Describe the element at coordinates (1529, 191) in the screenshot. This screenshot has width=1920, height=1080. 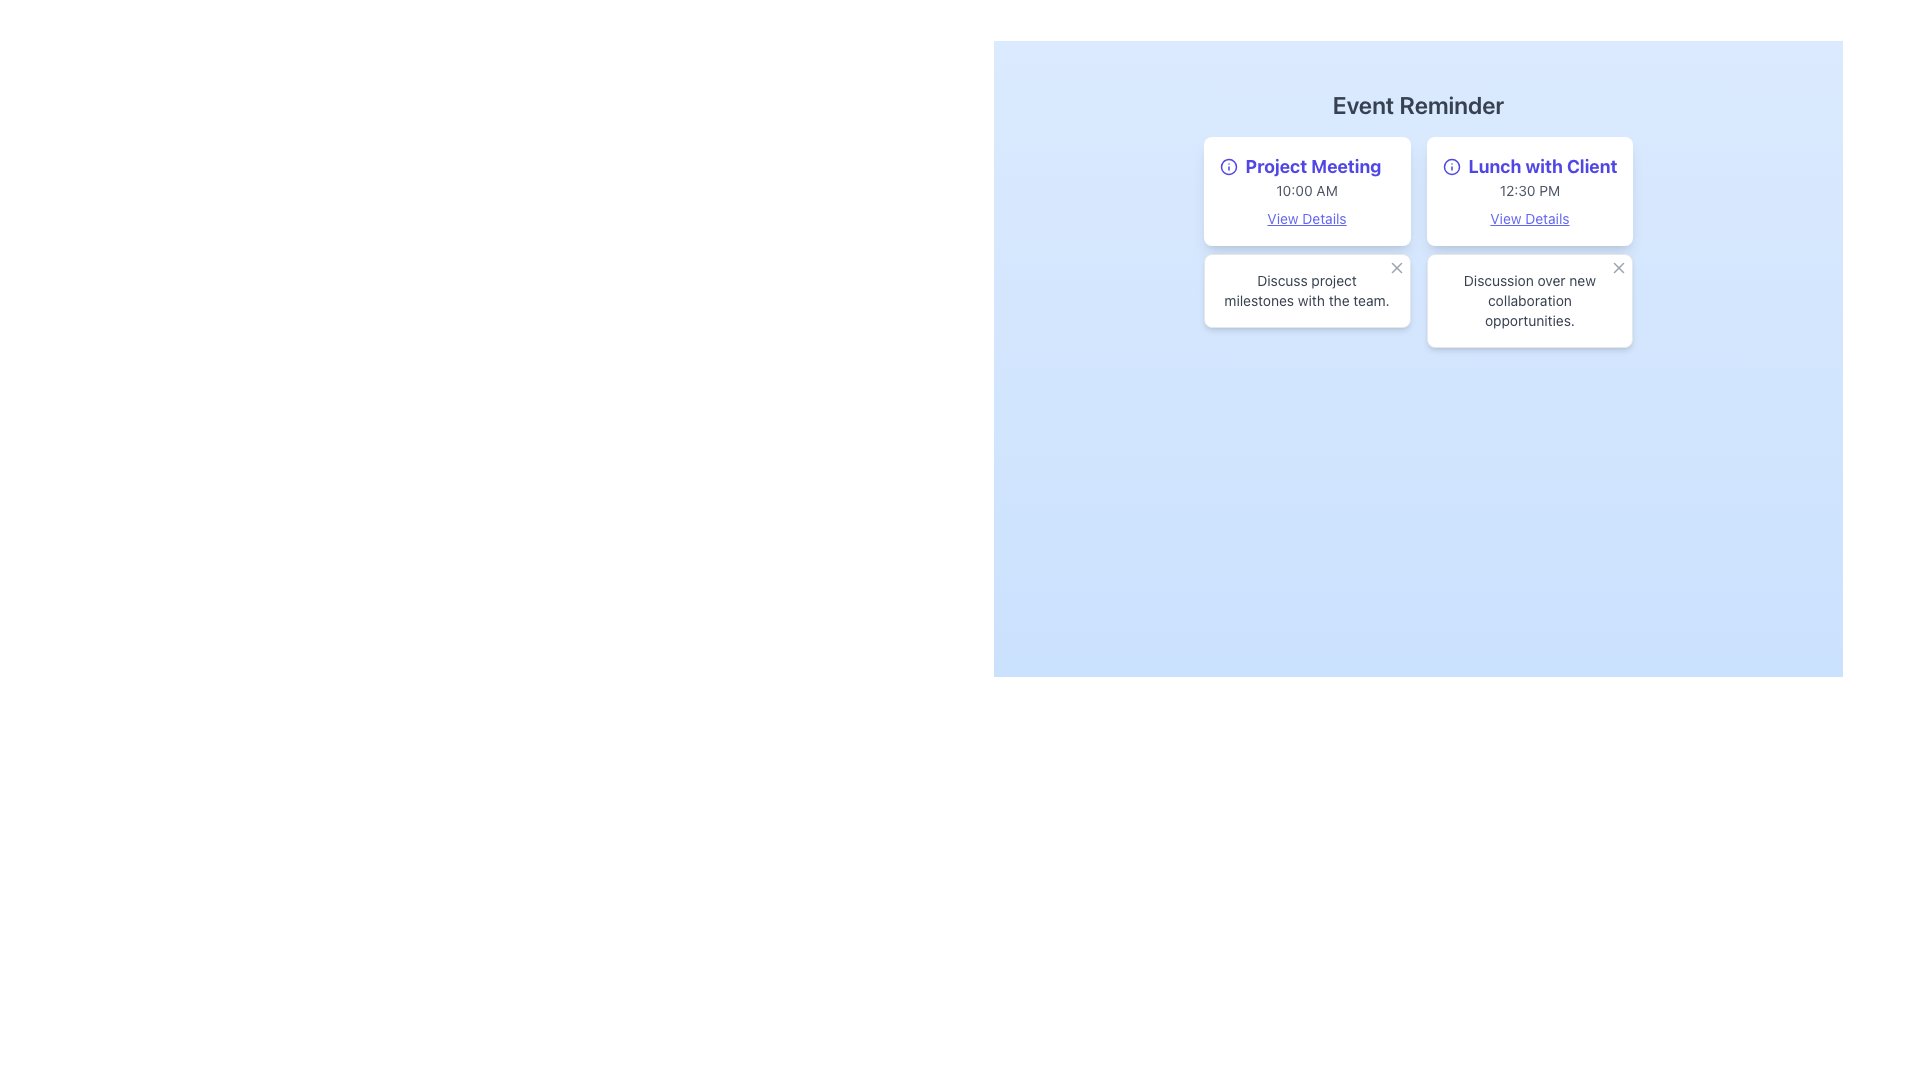
I see `the static text element that displays the scheduled time for the event within the 'Lunch with Client' card located in the top right corner of the interface` at that location.